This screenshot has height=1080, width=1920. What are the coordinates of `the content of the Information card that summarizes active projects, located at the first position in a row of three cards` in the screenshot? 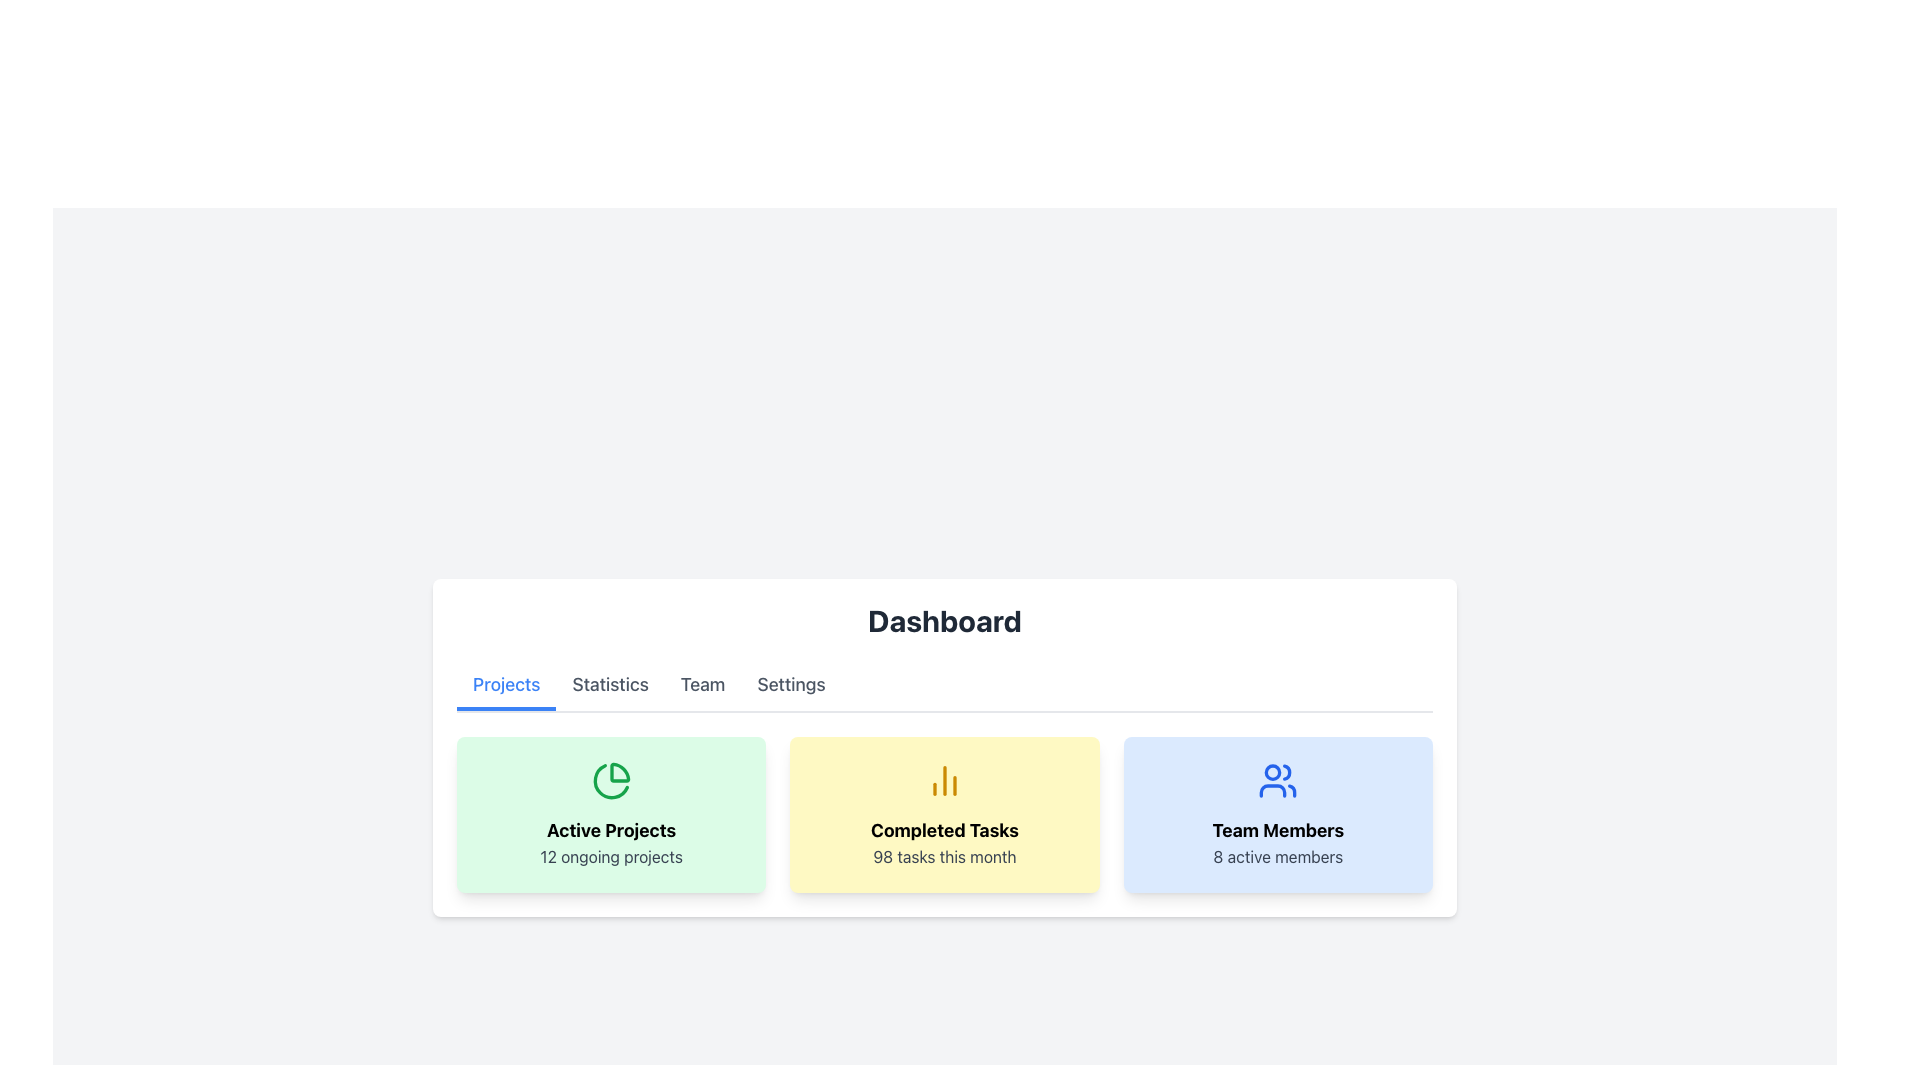 It's located at (610, 814).